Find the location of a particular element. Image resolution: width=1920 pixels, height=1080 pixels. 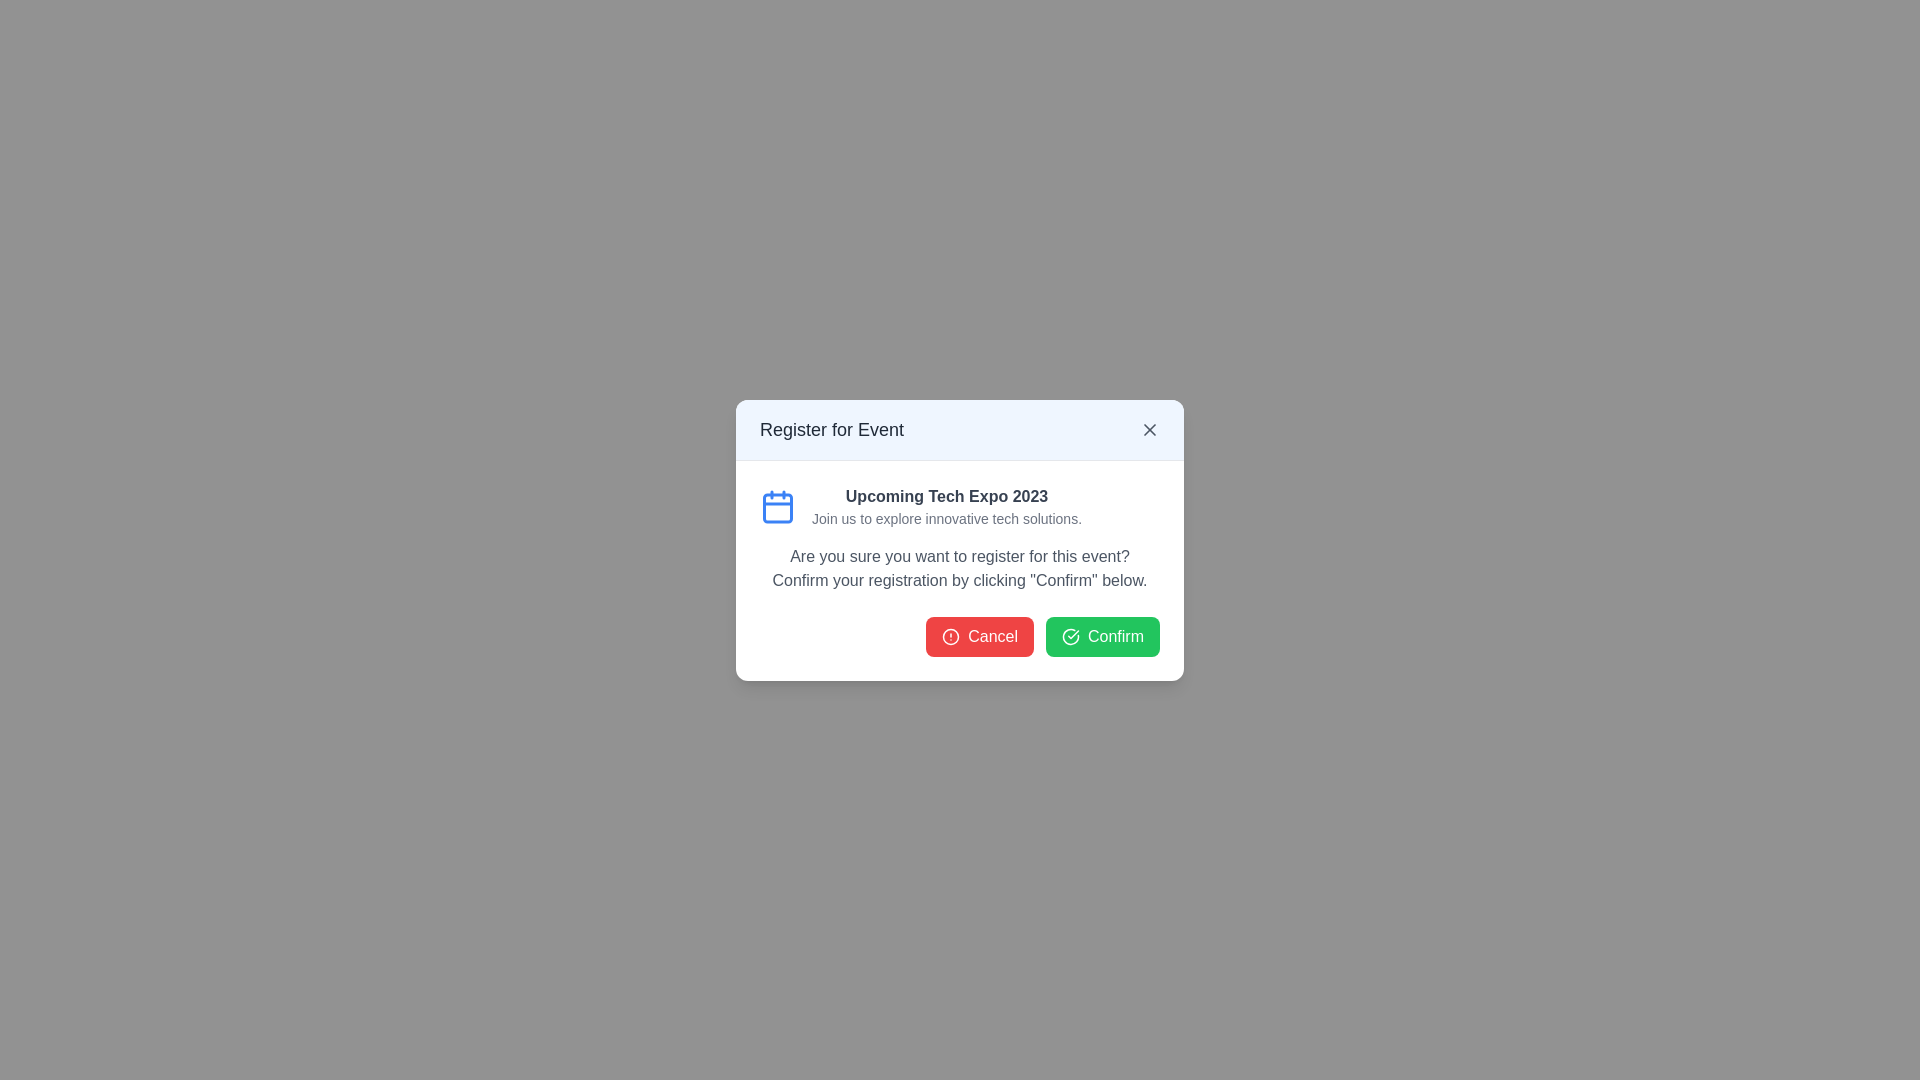

the informational text block that reads 'Are you sure you want to register for this event? Confirm your registration by clicking "Confirm" below.' is located at coordinates (960, 568).